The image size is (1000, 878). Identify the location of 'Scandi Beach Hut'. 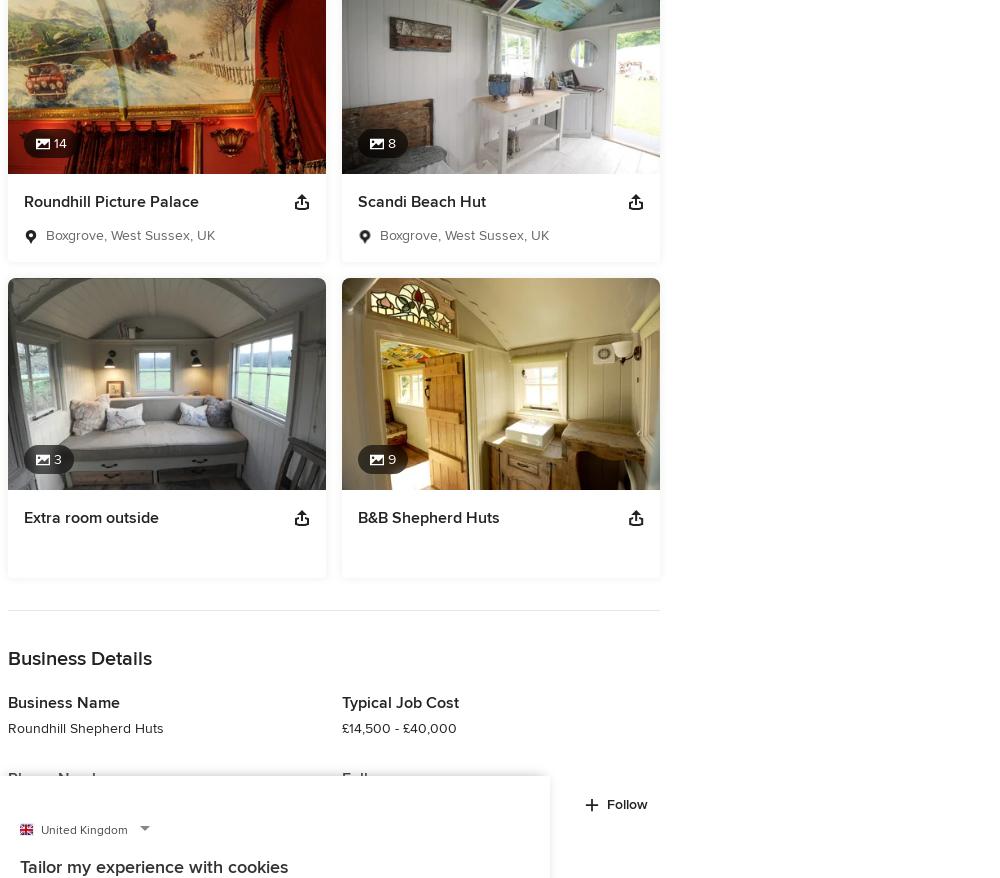
(422, 199).